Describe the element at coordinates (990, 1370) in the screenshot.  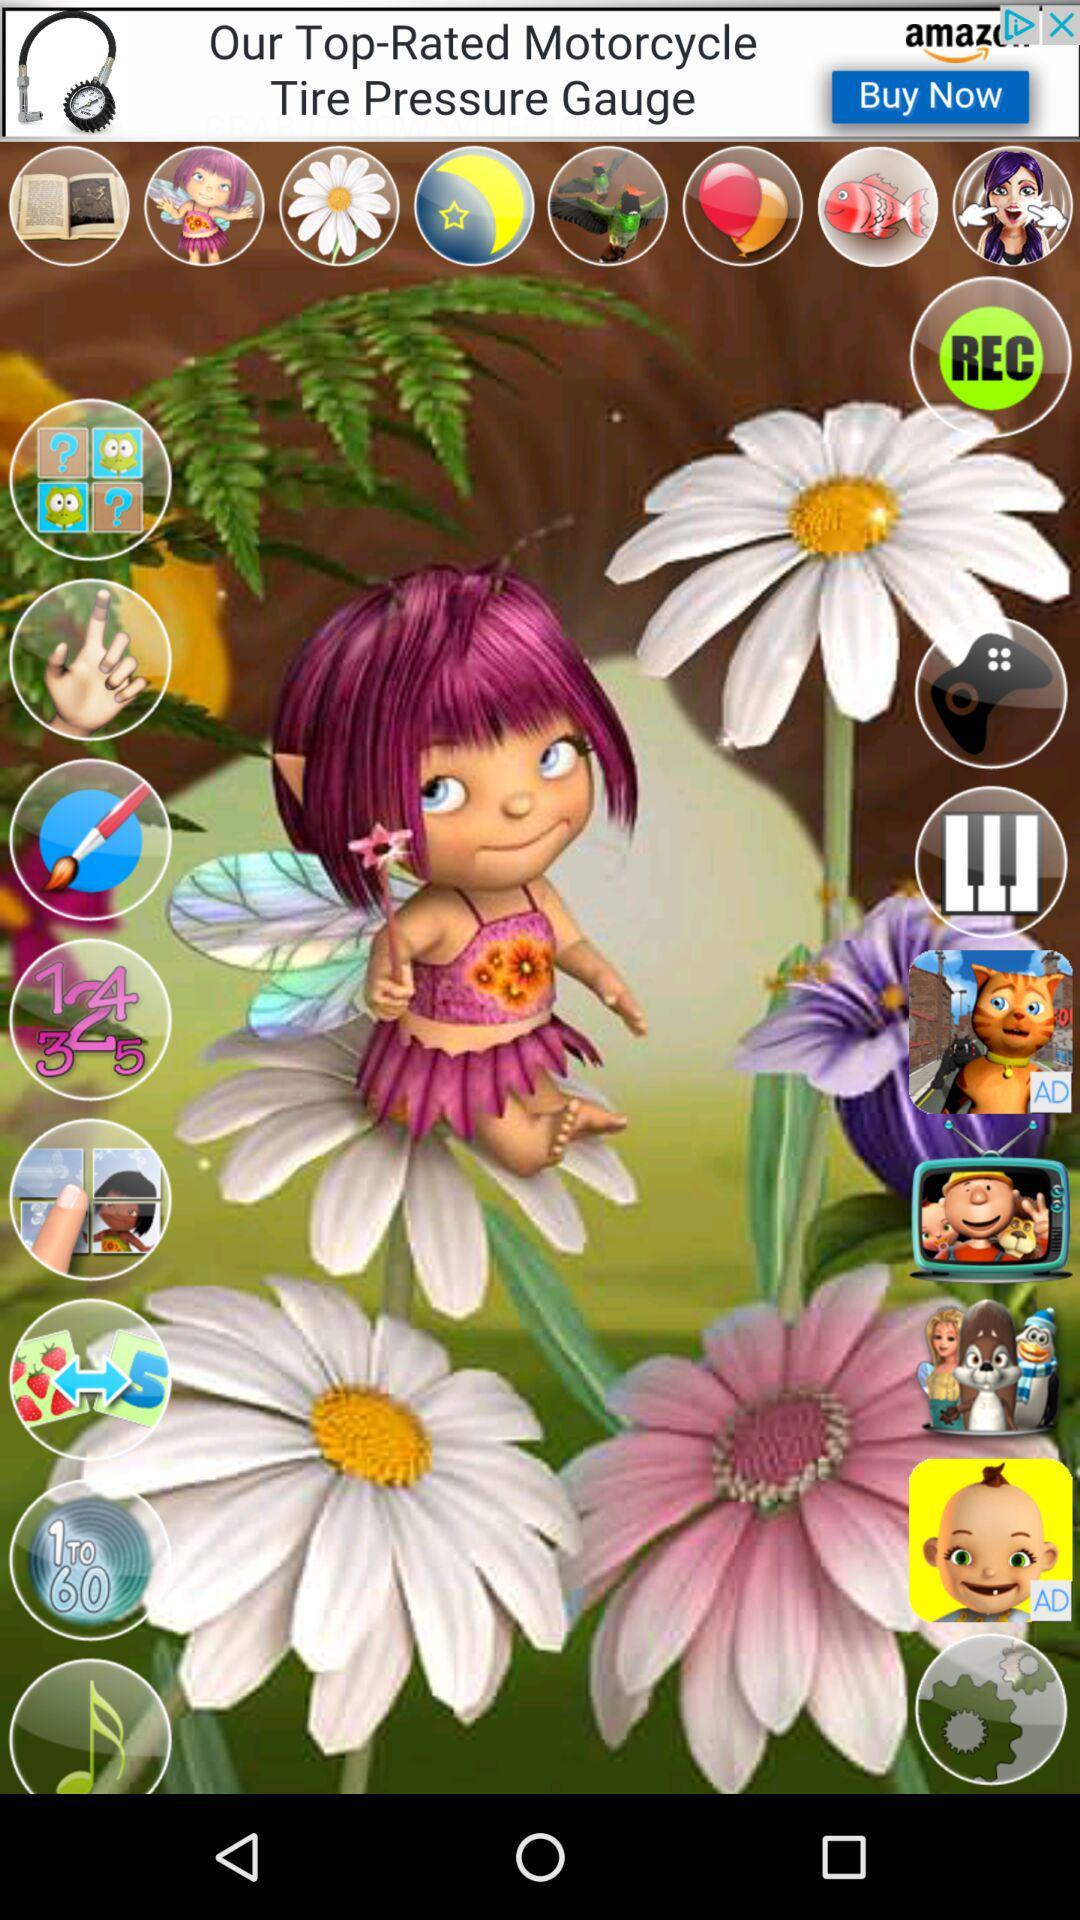
I see `icon selection` at that location.